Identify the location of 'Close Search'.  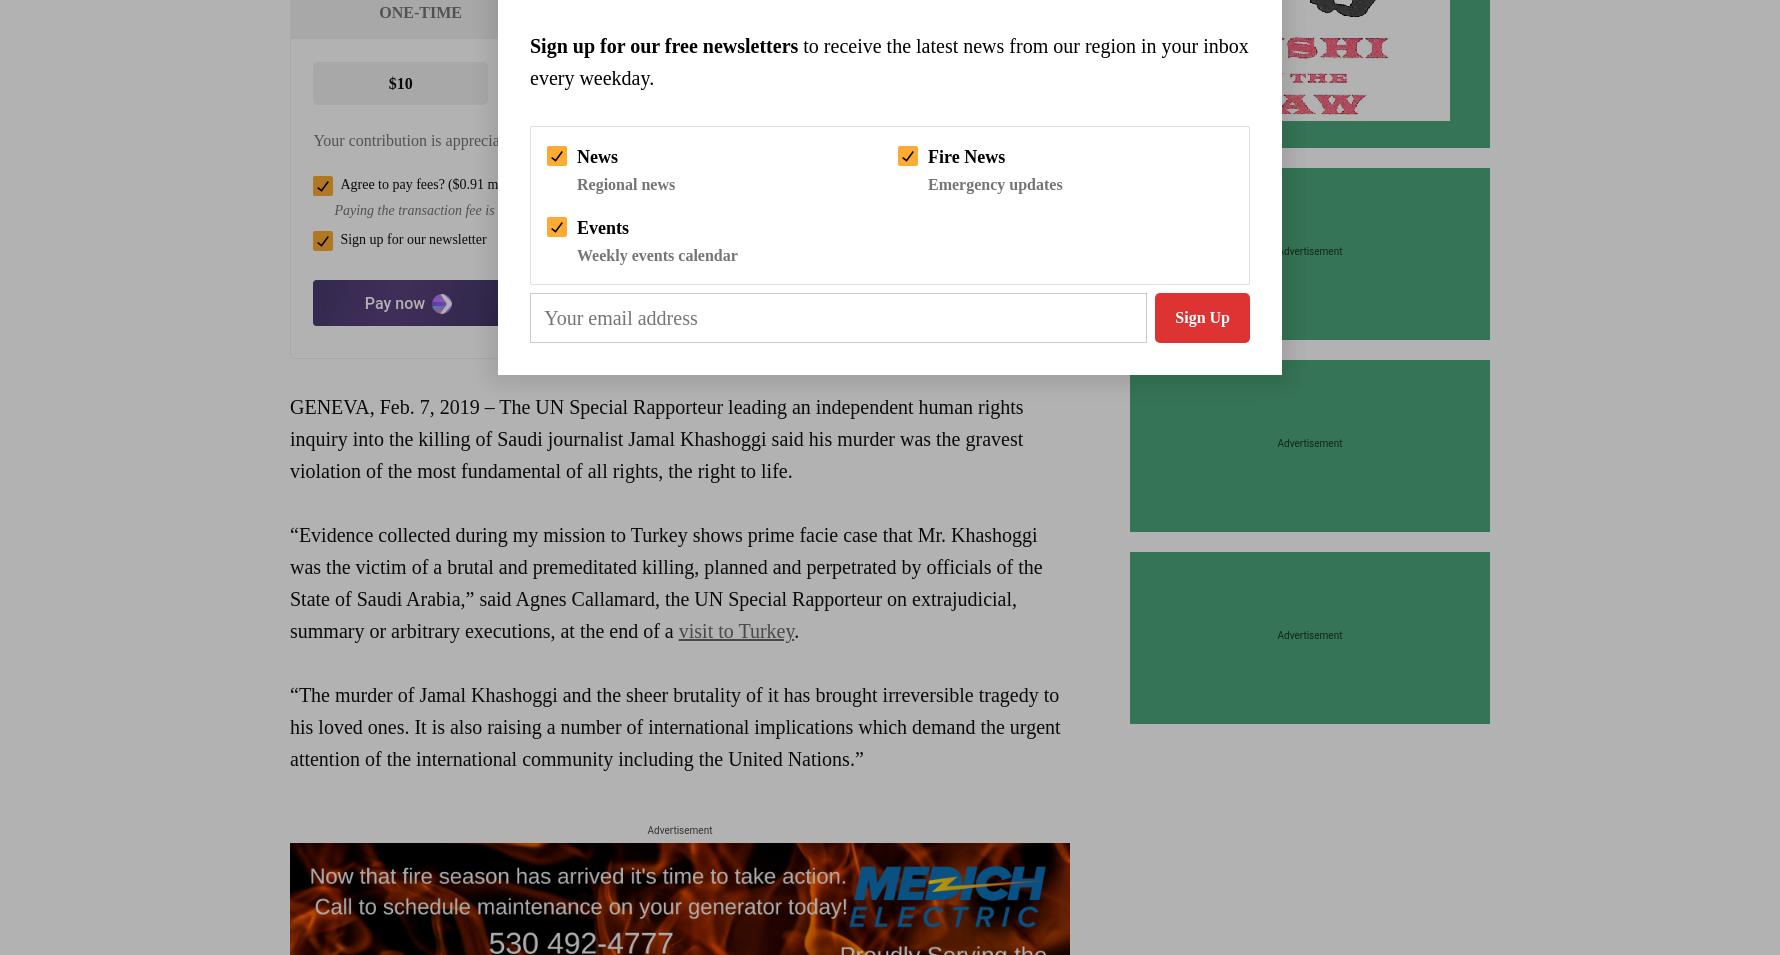
(1679, 934).